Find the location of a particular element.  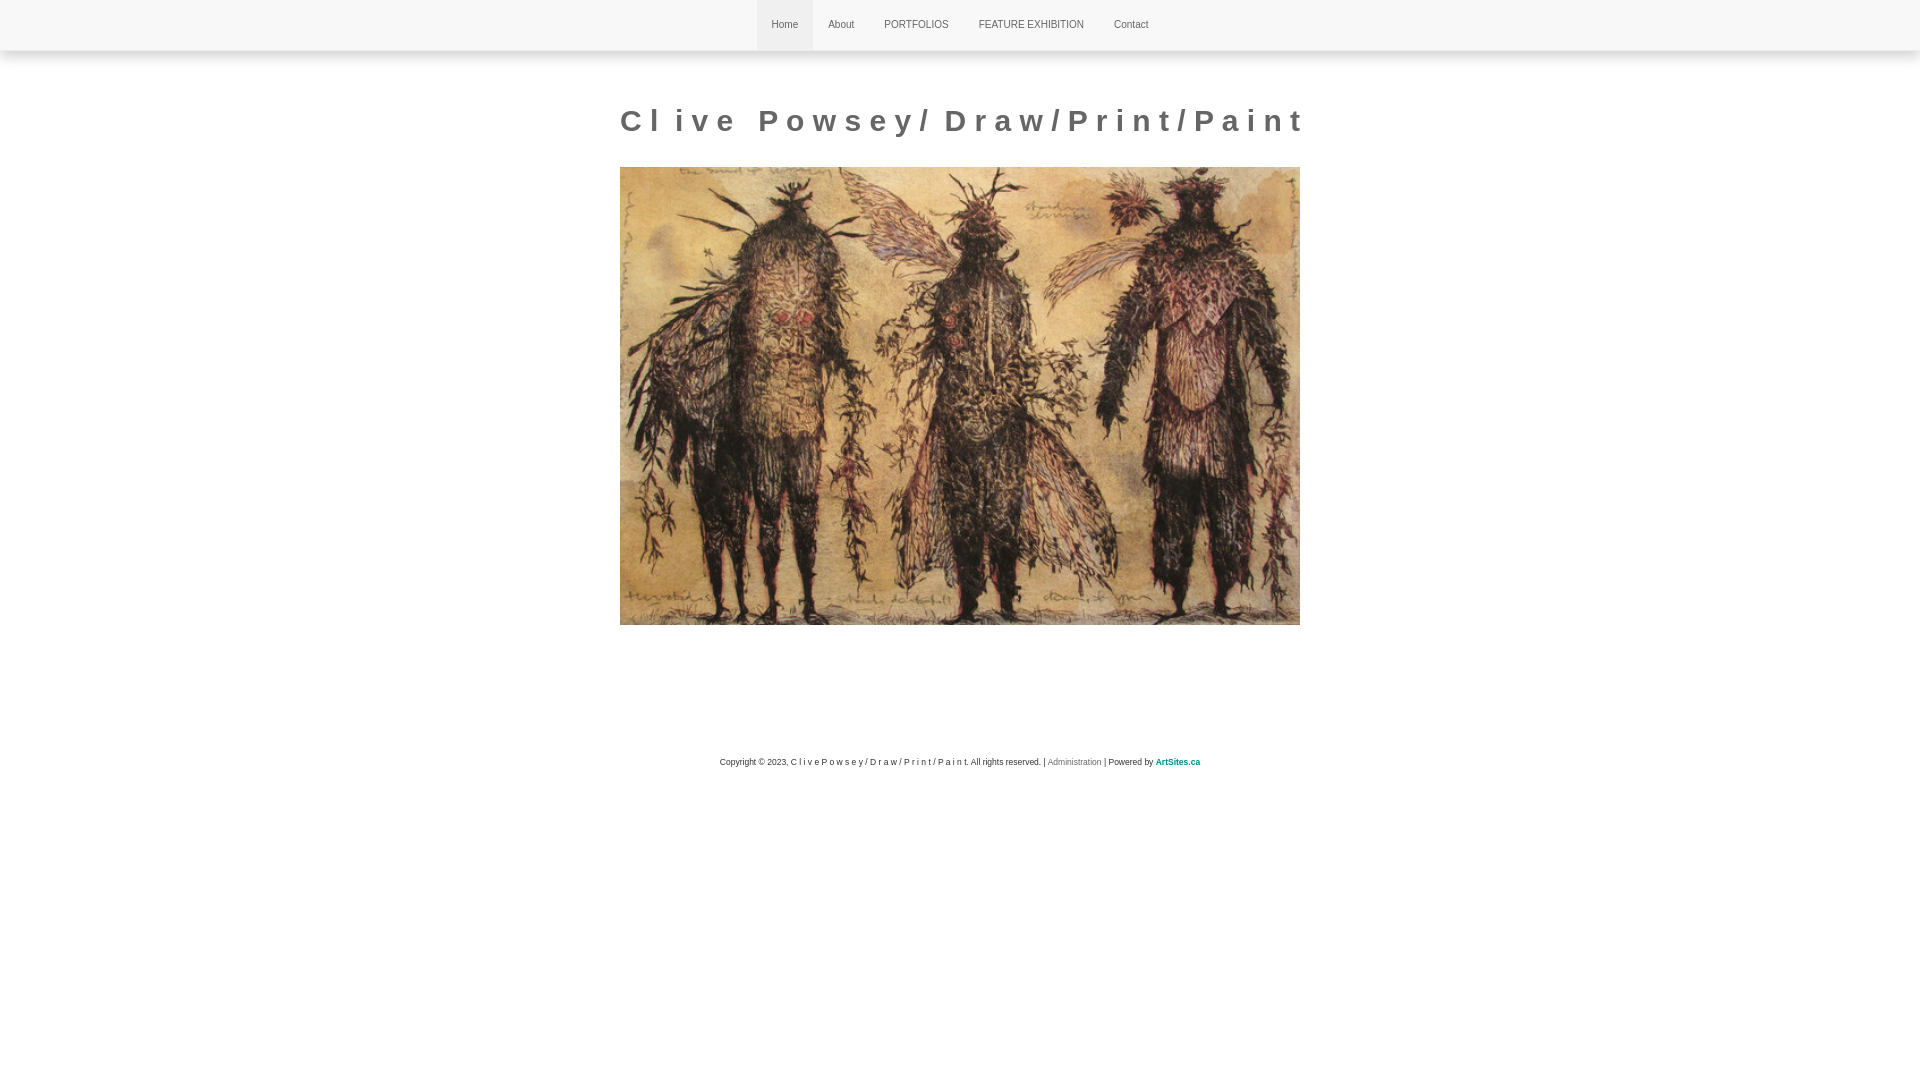

'PORTFOLIOS' is located at coordinates (915, 24).